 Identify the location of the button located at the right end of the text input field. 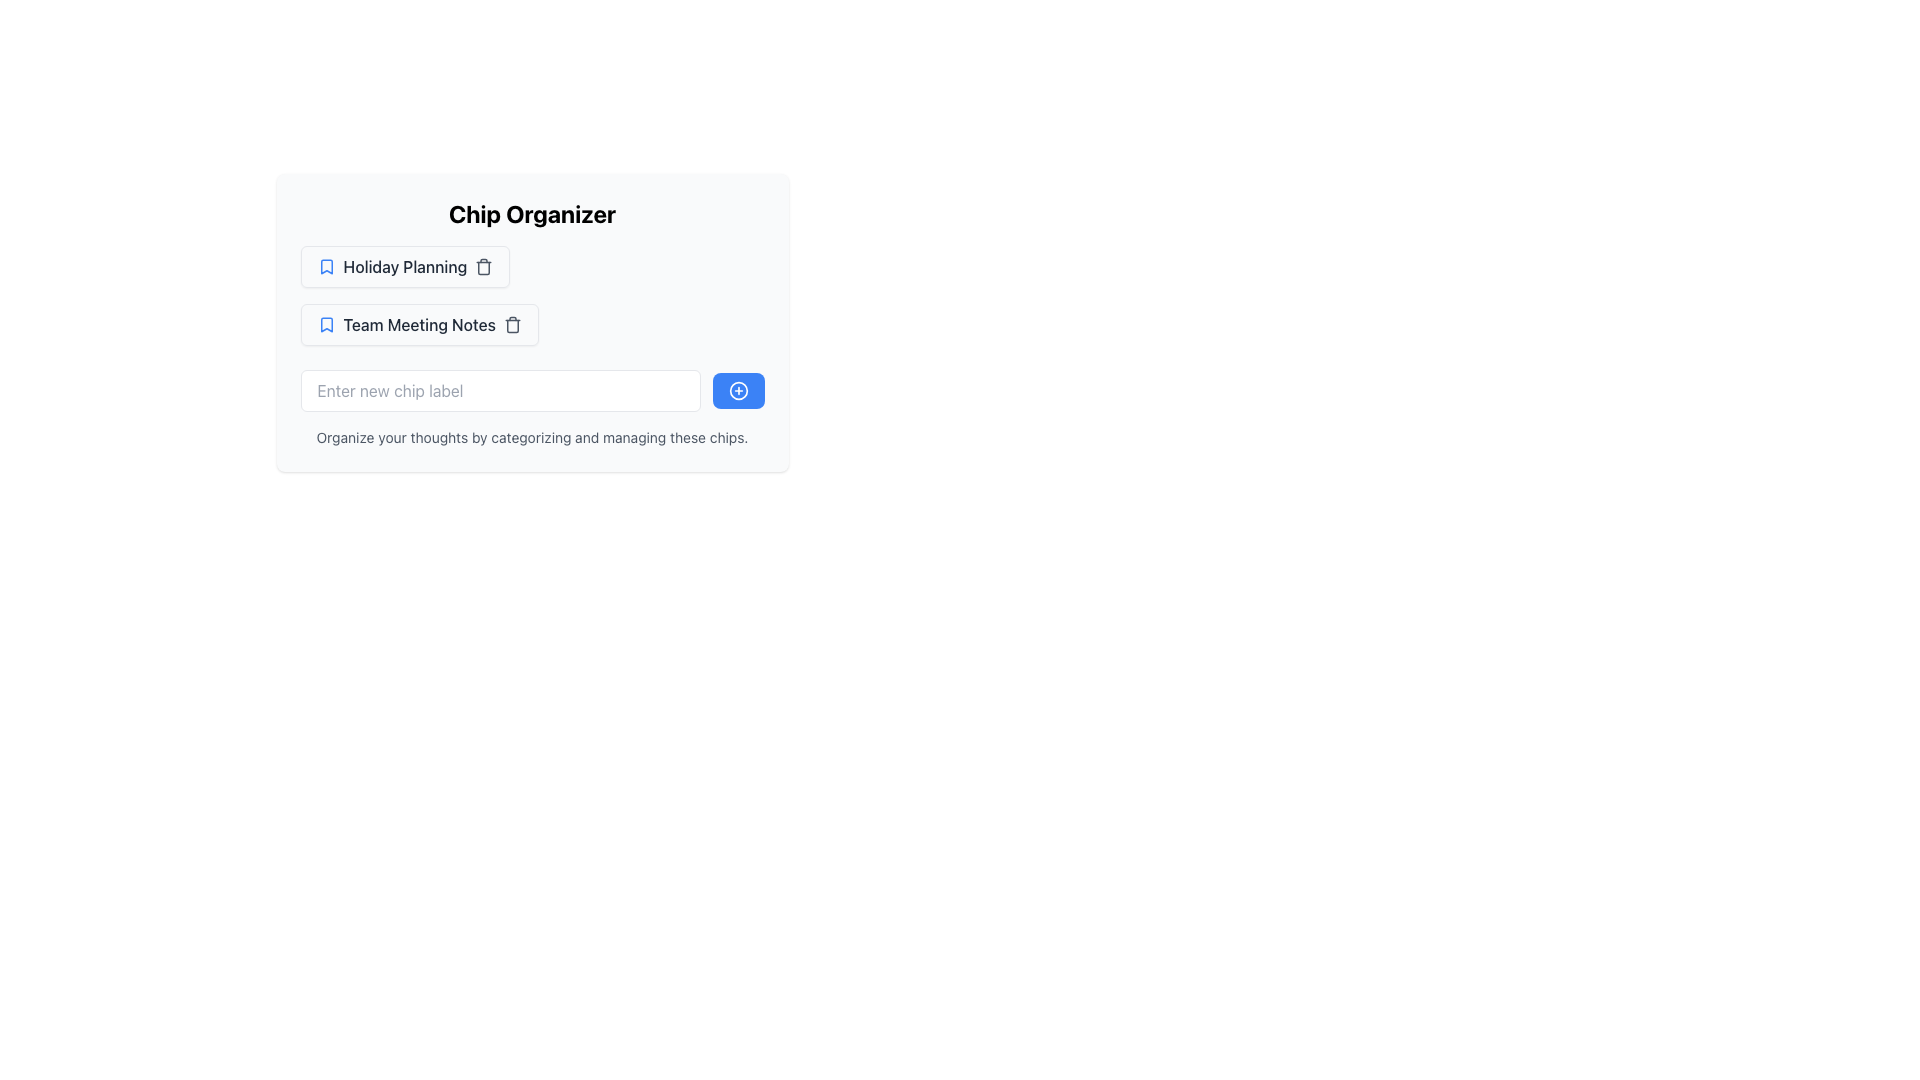
(737, 390).